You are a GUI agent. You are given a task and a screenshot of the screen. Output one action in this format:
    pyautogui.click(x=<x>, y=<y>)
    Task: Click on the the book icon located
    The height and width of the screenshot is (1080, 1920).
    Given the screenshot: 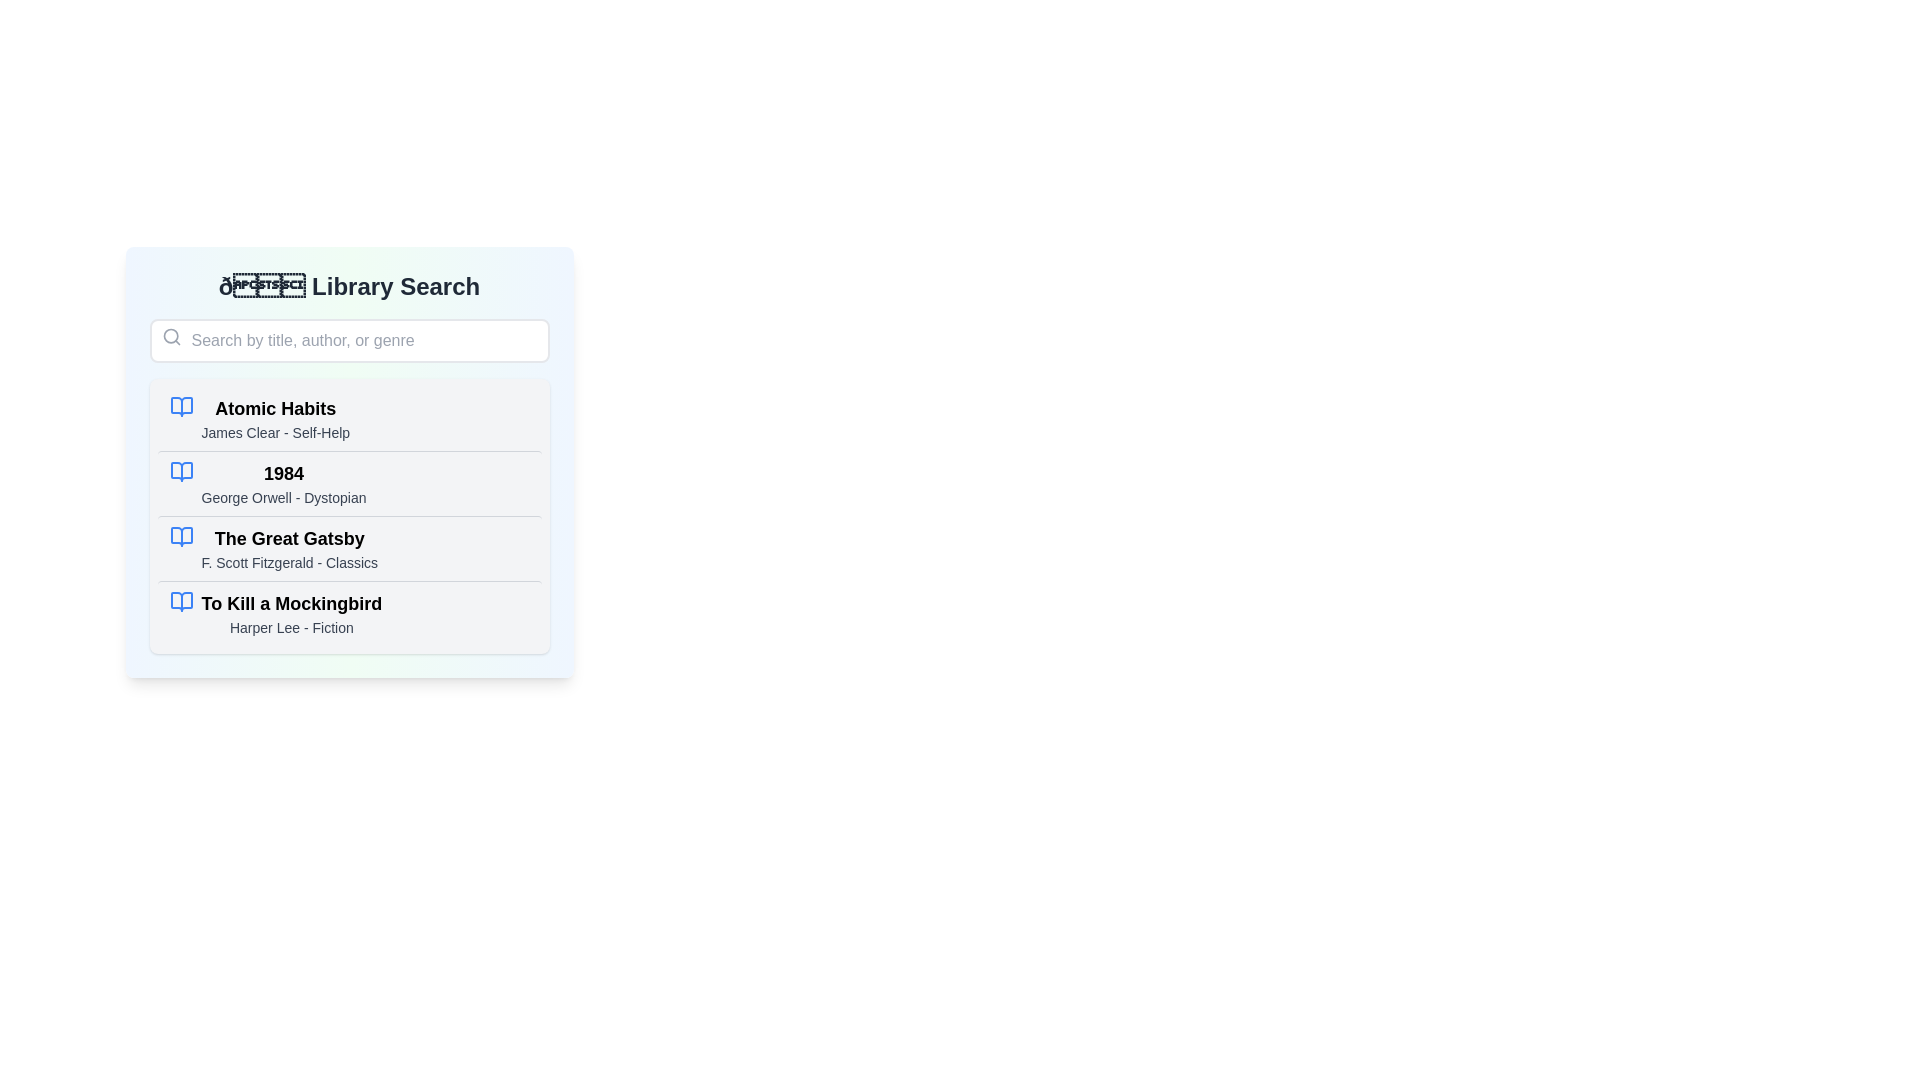 What is the action you would take?
    pyautogui.click(x=181, y=471)
    